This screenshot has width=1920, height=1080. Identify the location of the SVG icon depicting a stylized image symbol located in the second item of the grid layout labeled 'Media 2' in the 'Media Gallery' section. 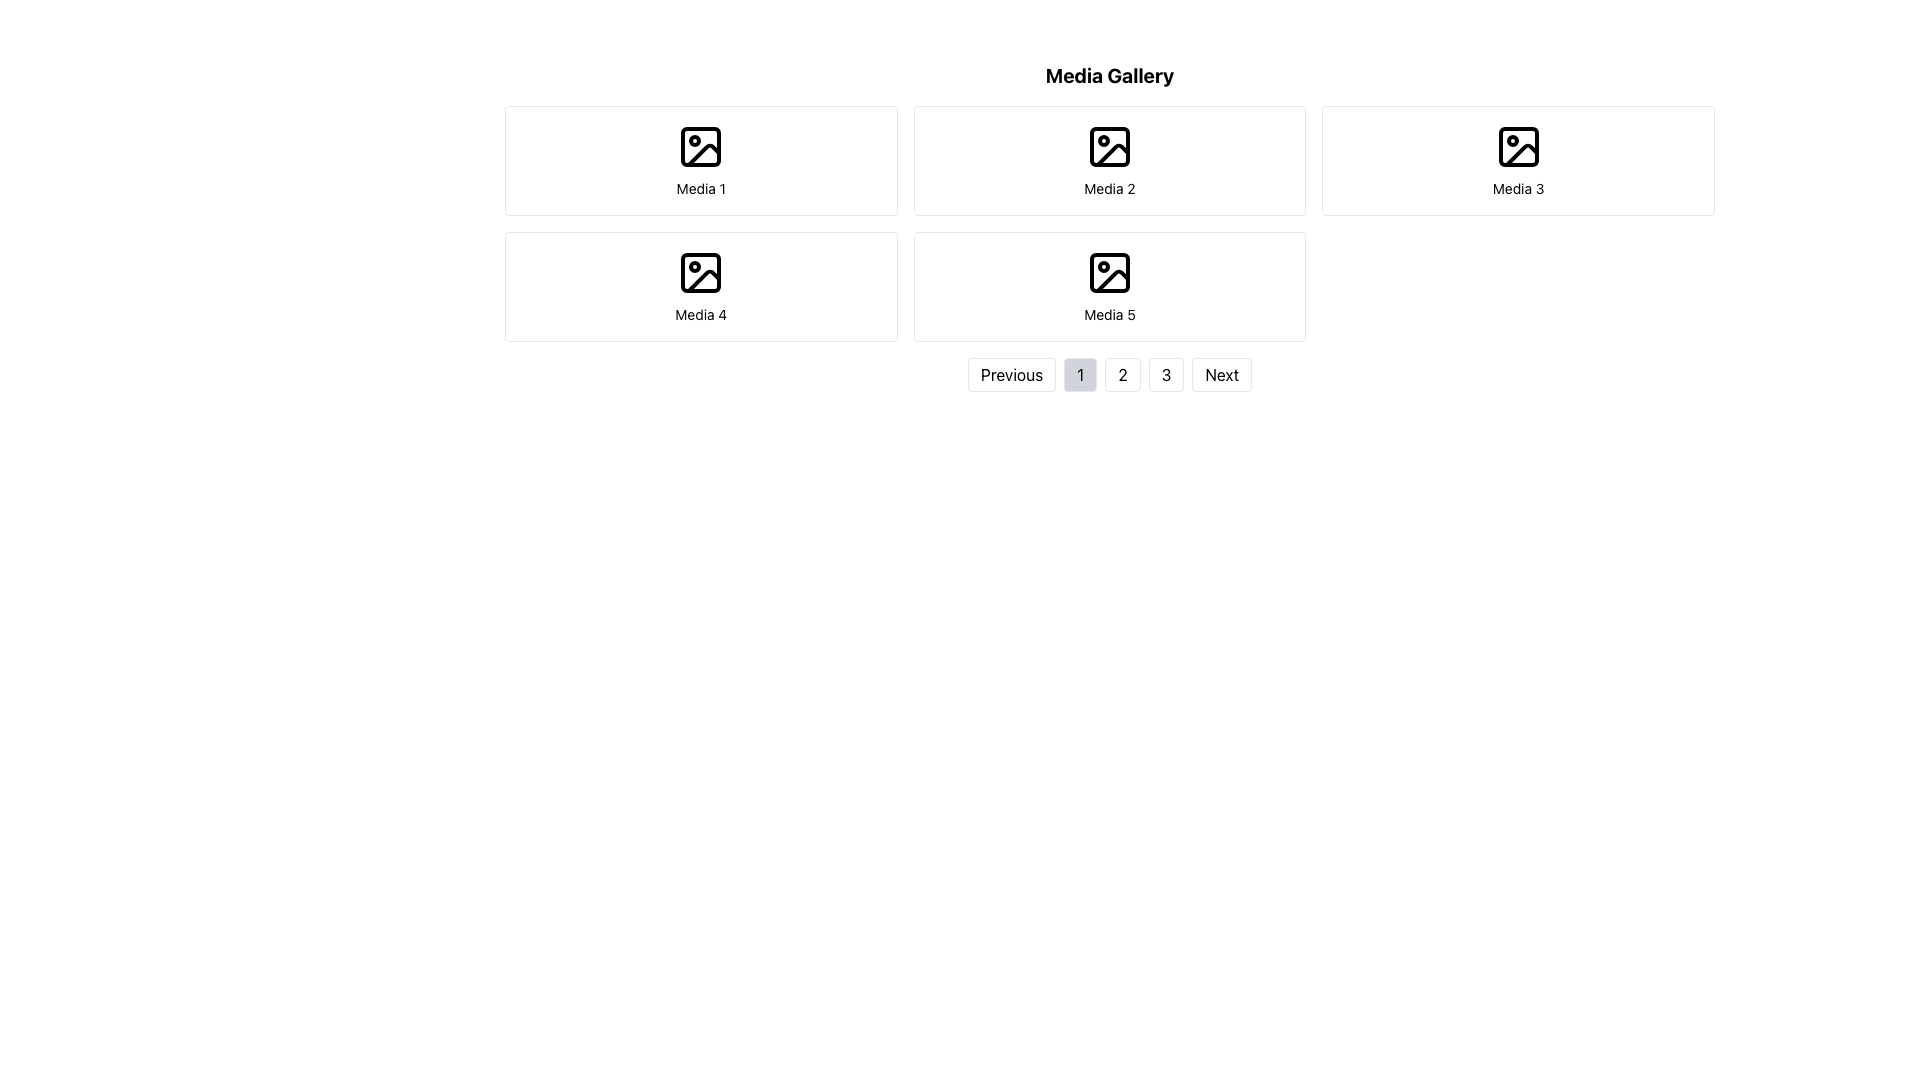
(1108, 145).